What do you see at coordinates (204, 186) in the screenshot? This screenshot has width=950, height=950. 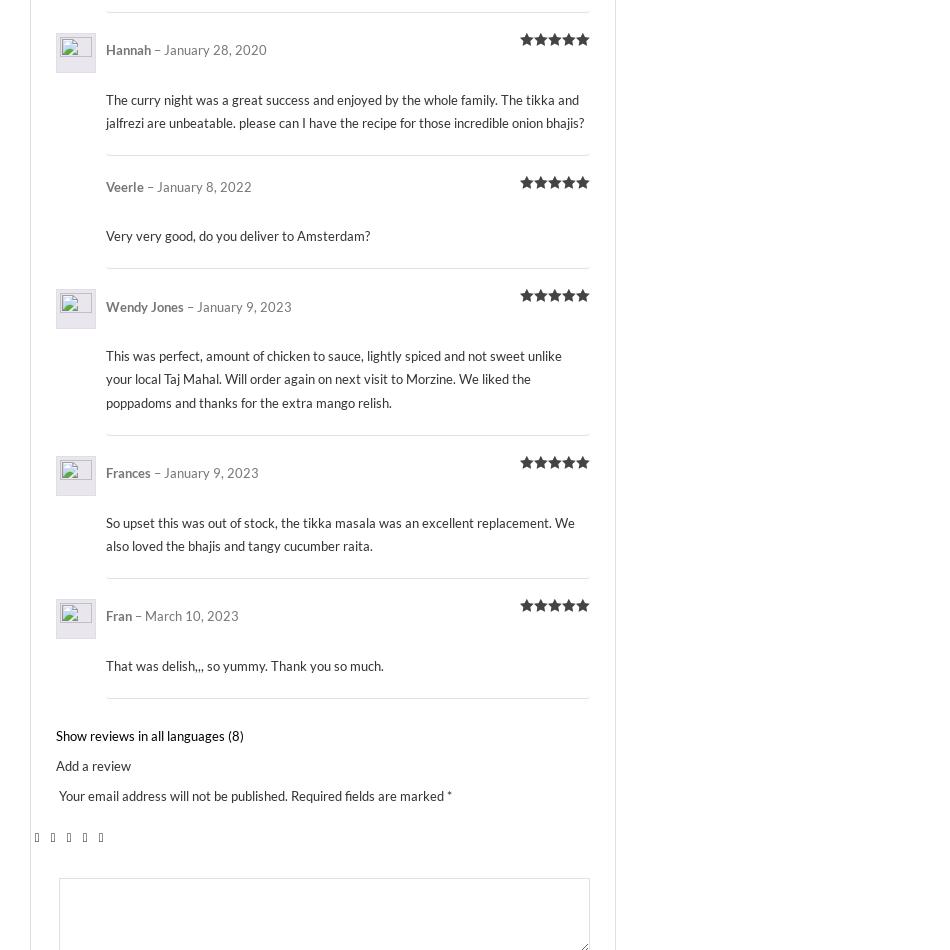 I see `'January 8, 2022'` at bounding box center [204, 186].